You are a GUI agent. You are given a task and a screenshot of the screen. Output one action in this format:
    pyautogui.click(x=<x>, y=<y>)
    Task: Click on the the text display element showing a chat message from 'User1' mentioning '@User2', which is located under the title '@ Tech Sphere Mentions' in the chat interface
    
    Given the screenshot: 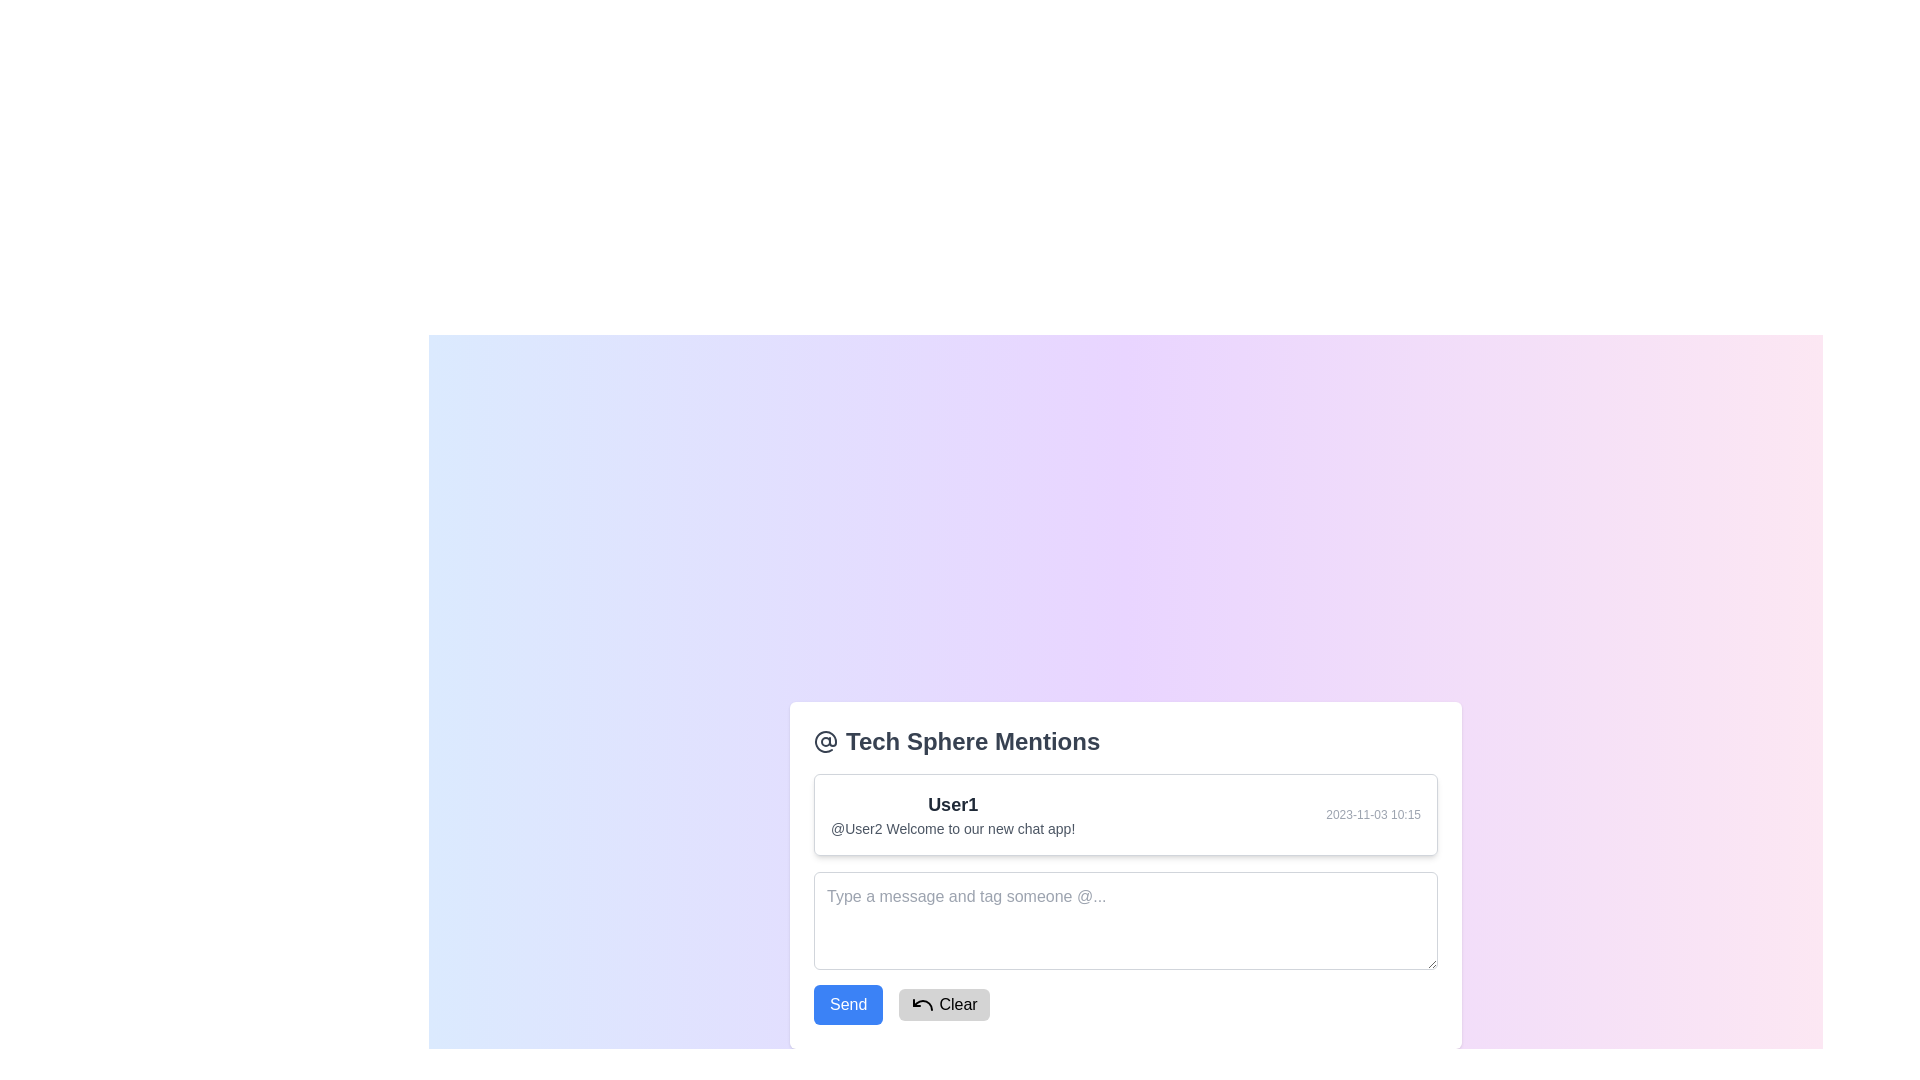 What is the action you would take?
    pyautogui.click(x=952, y=814)
    